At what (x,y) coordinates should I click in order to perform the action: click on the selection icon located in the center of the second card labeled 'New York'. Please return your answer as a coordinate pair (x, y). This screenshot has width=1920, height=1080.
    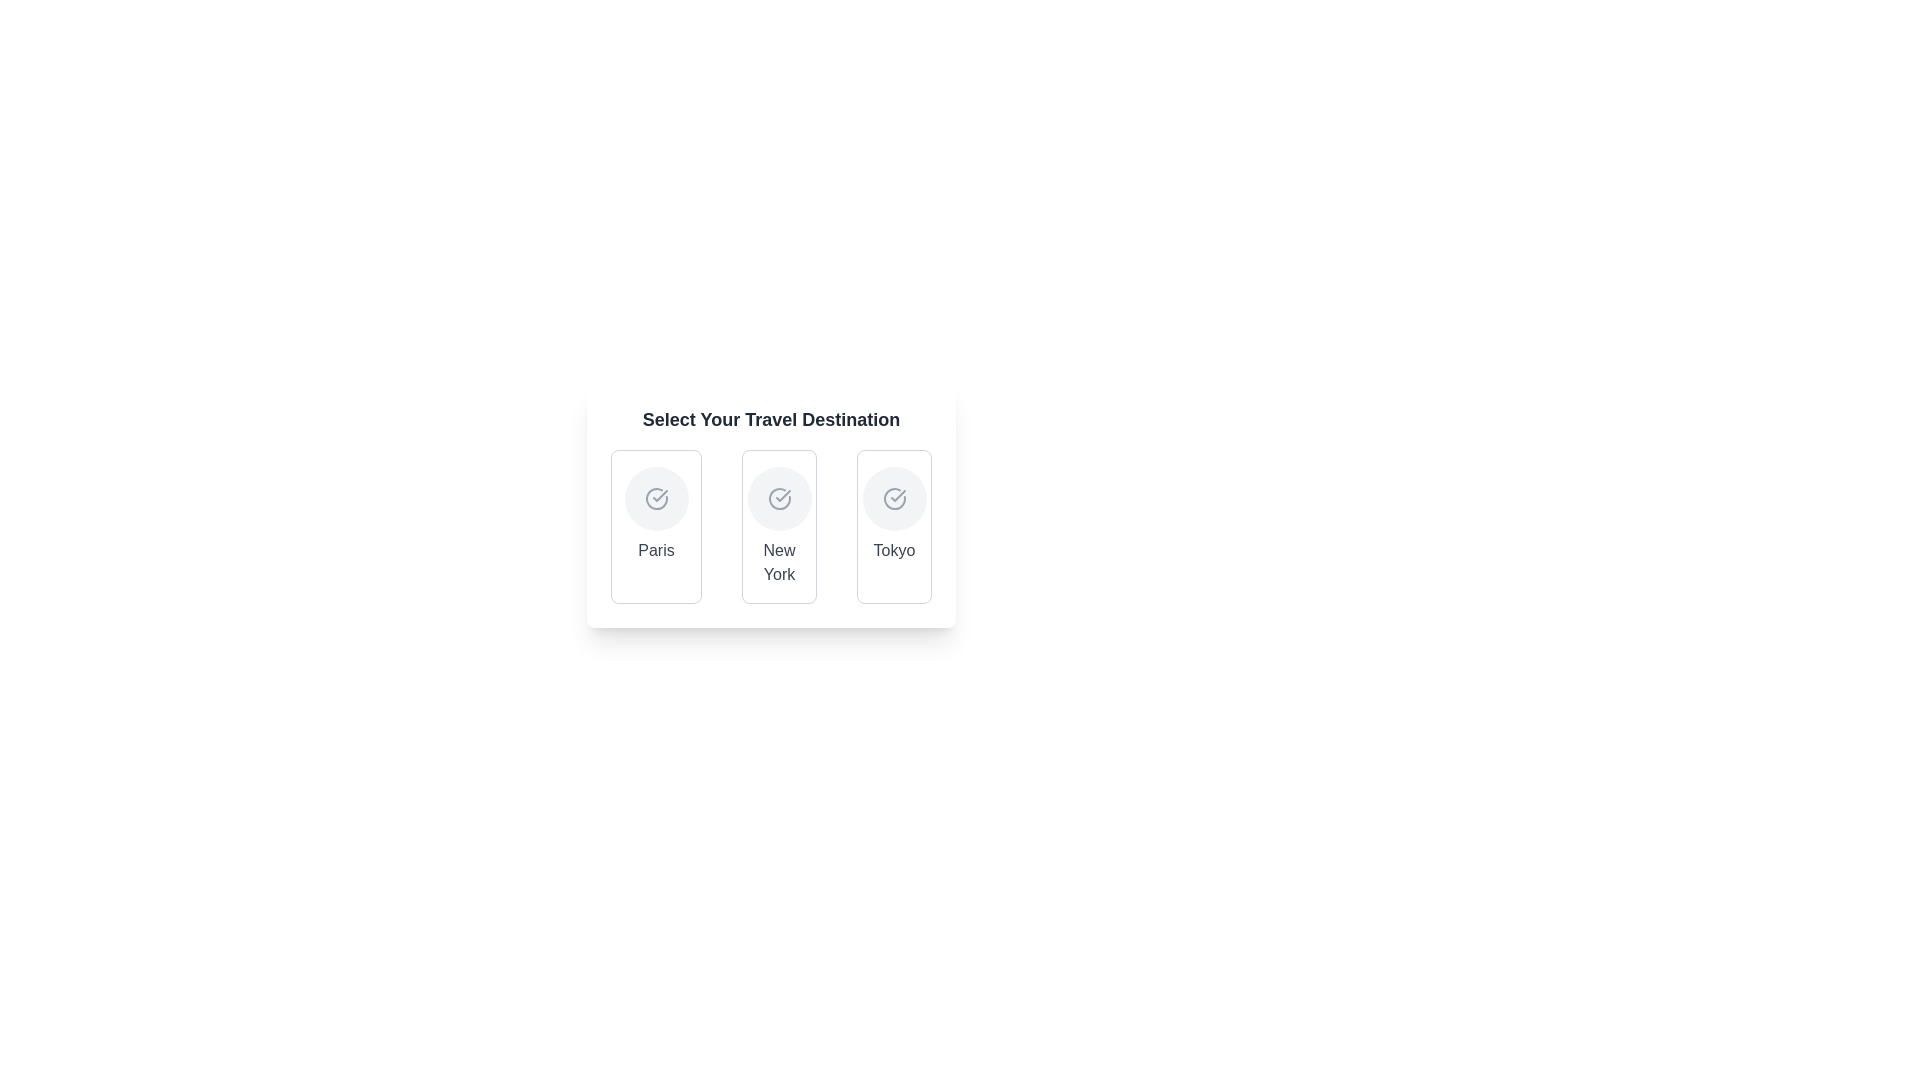
    Looking at the image, I should click on (778, 497).